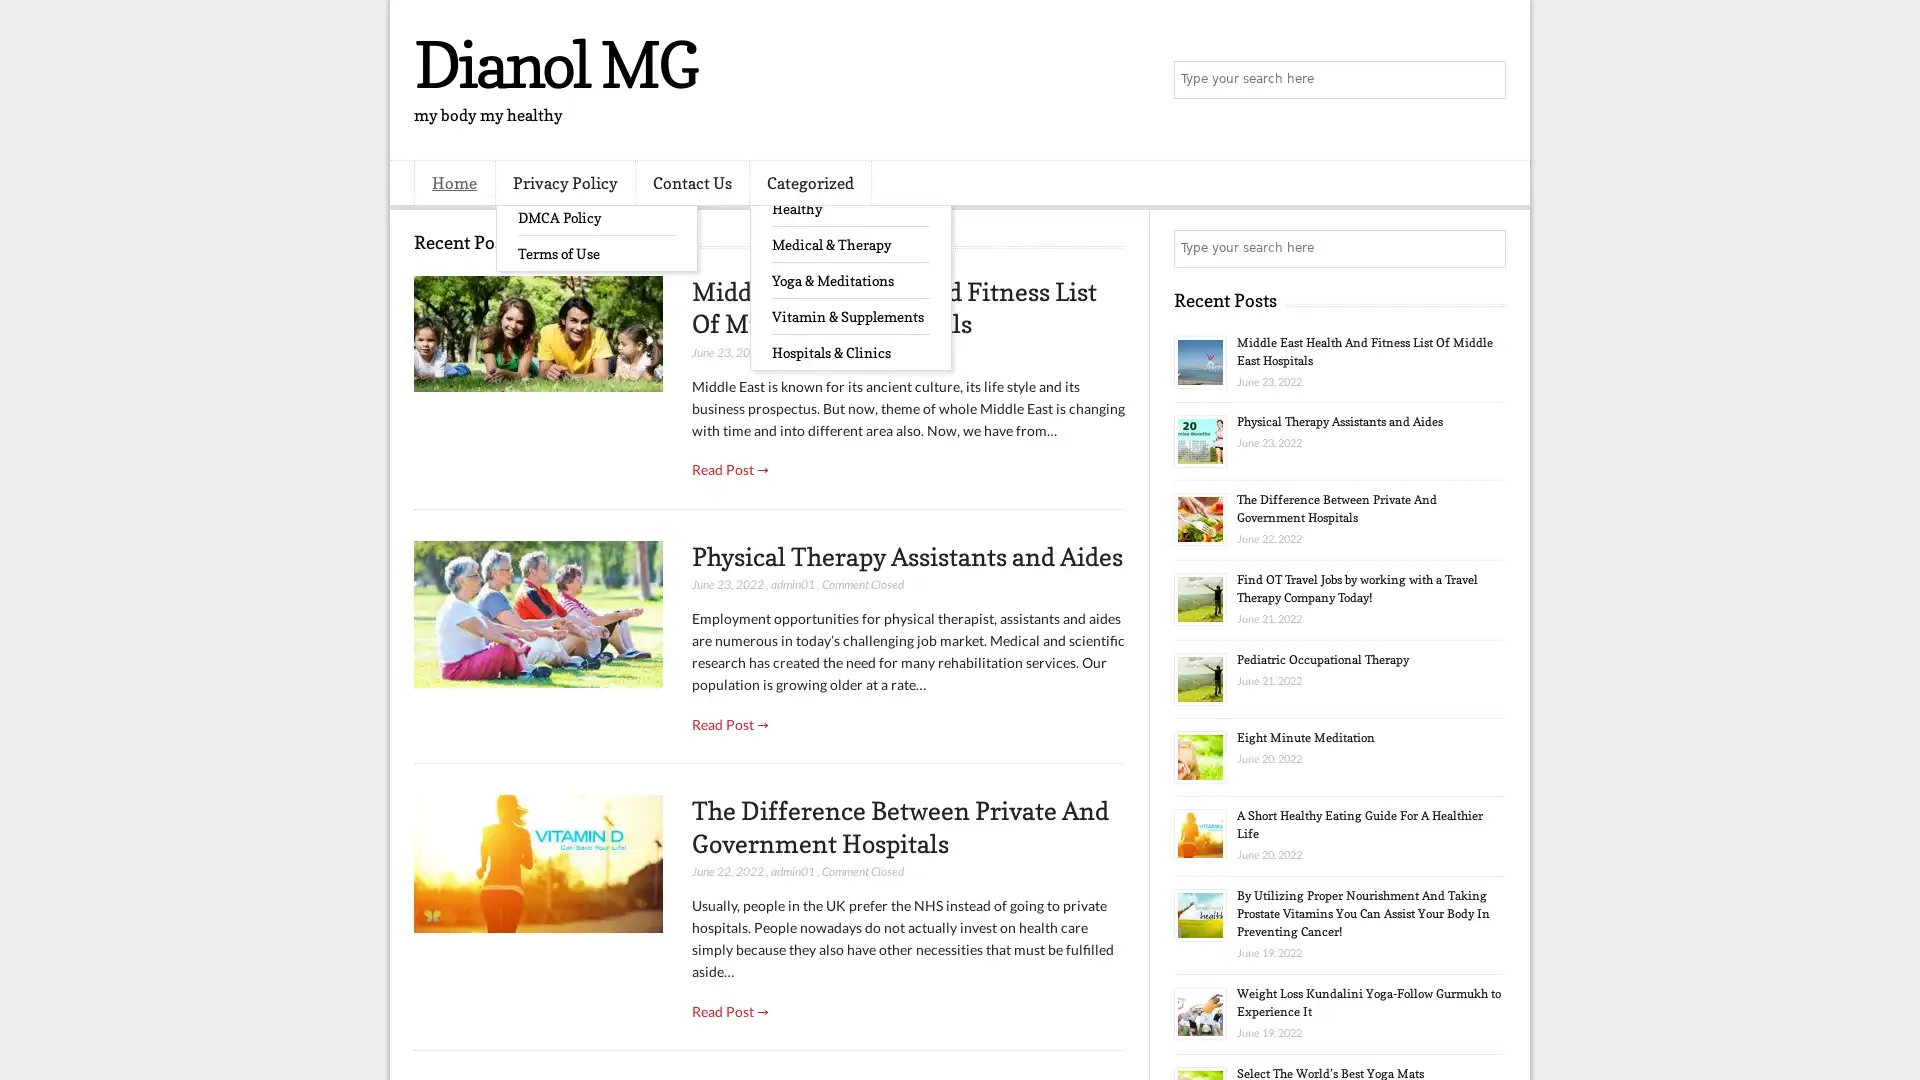 The image size is (1920, 1080). I want to click on Search, so click(1485, 80).